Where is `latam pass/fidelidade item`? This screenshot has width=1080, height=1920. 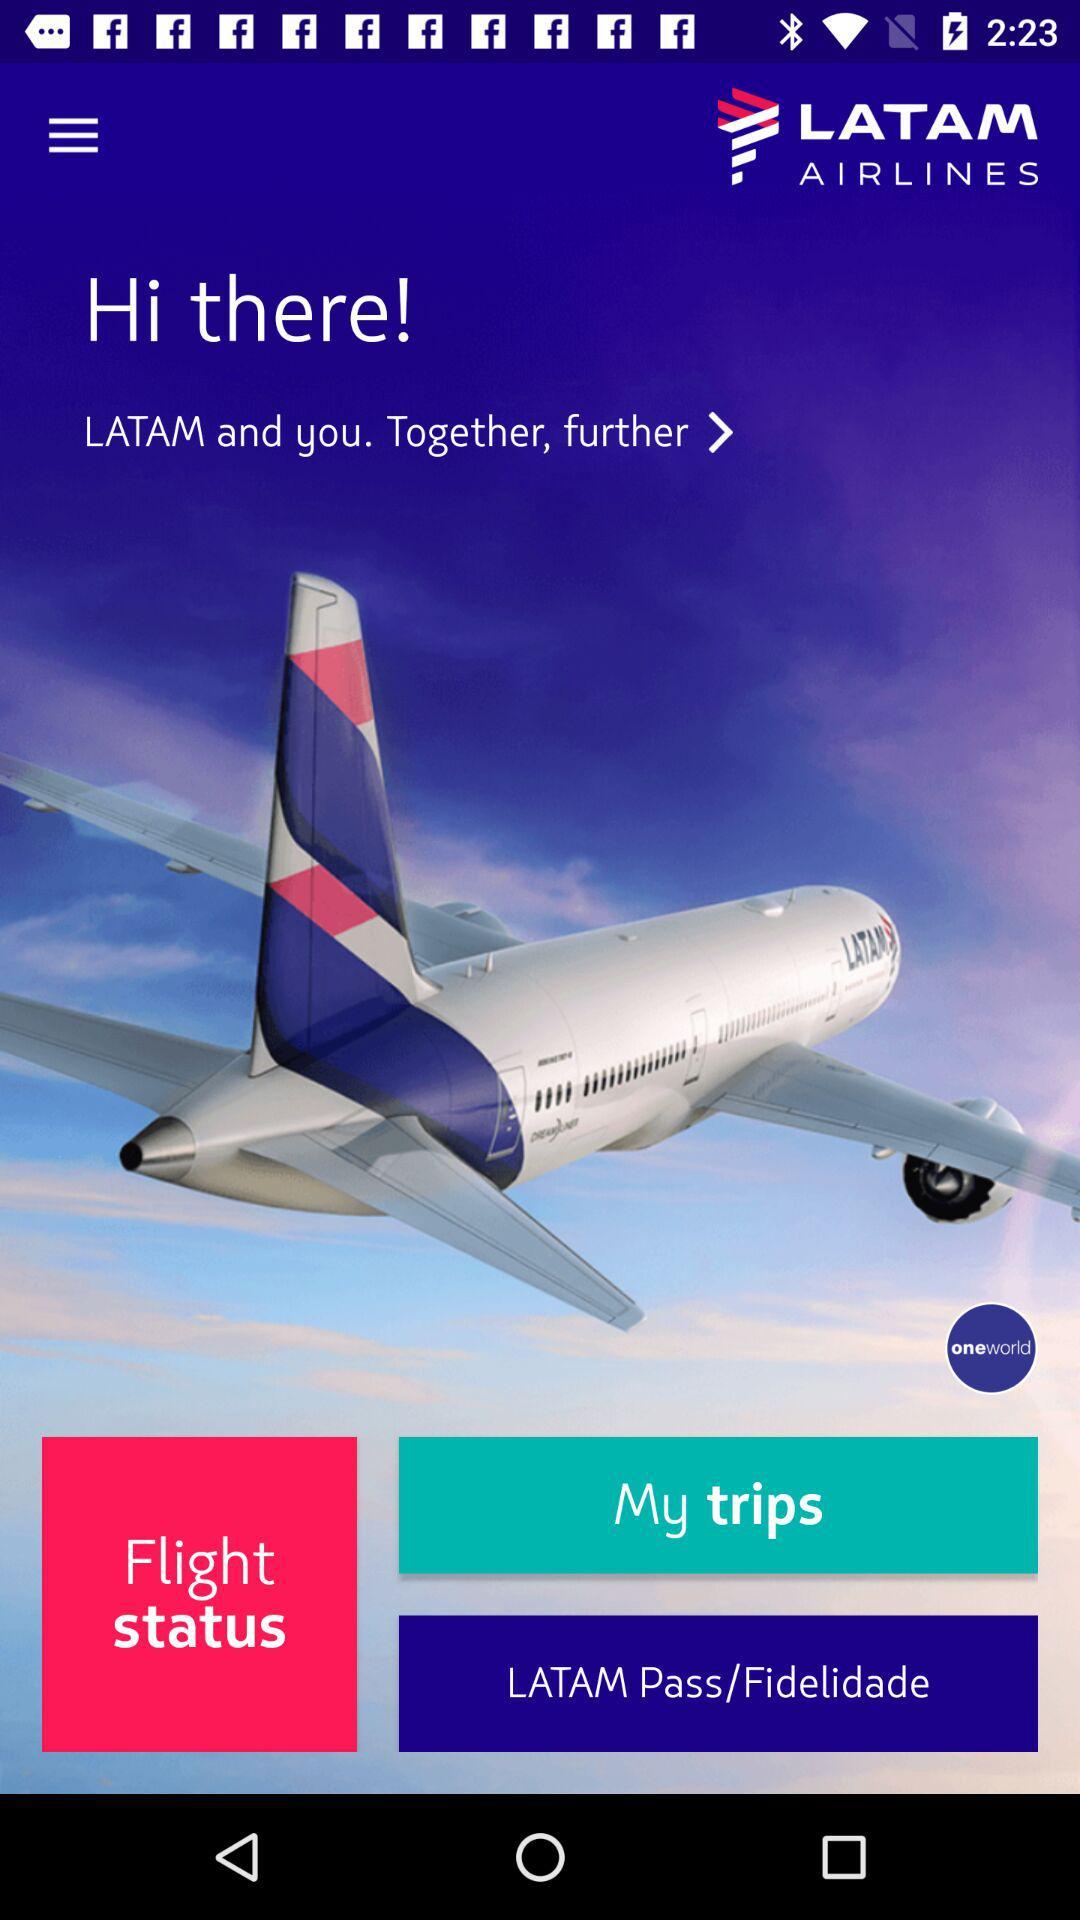
latam pass/fidelidade item is located at coordinates (717, 1682).